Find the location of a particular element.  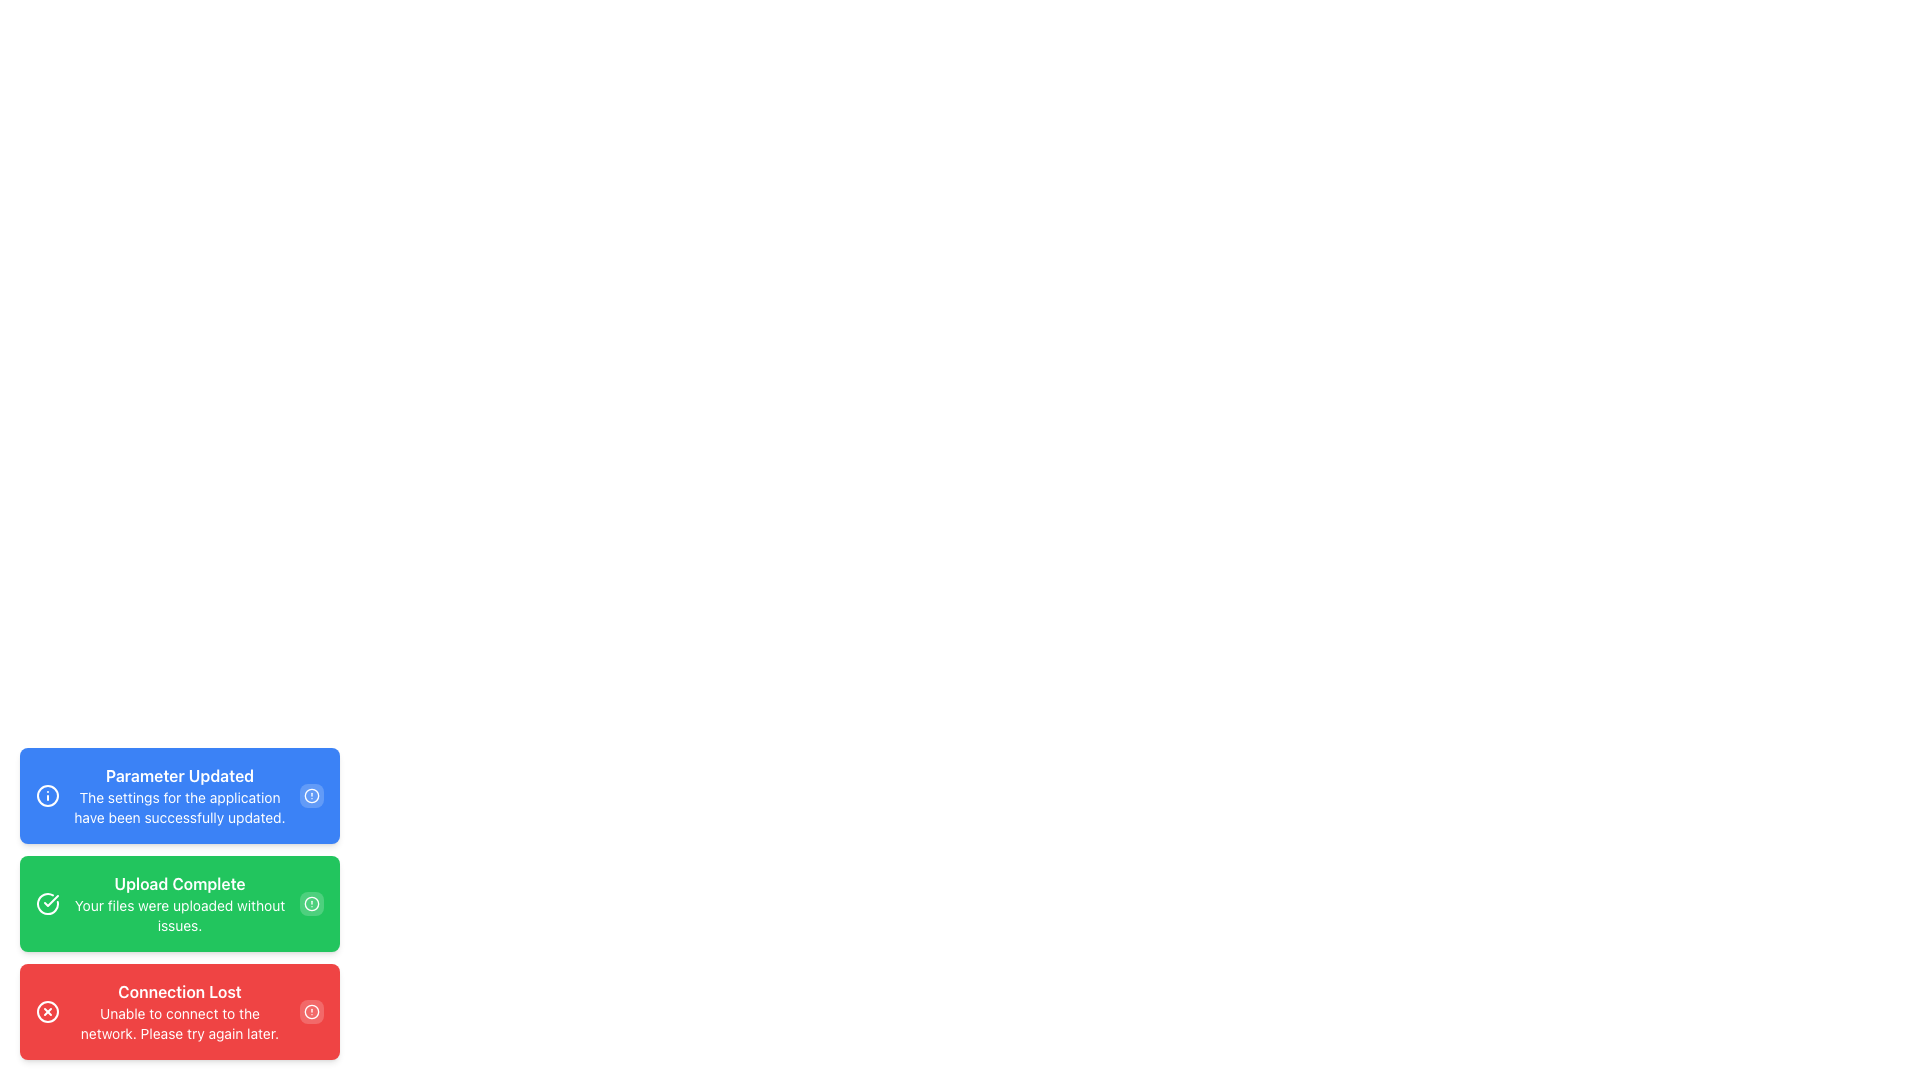

the notification text block located in the center of the green rectangular component, which confirms the successful file upload operation is located at coordinates (180, 903).